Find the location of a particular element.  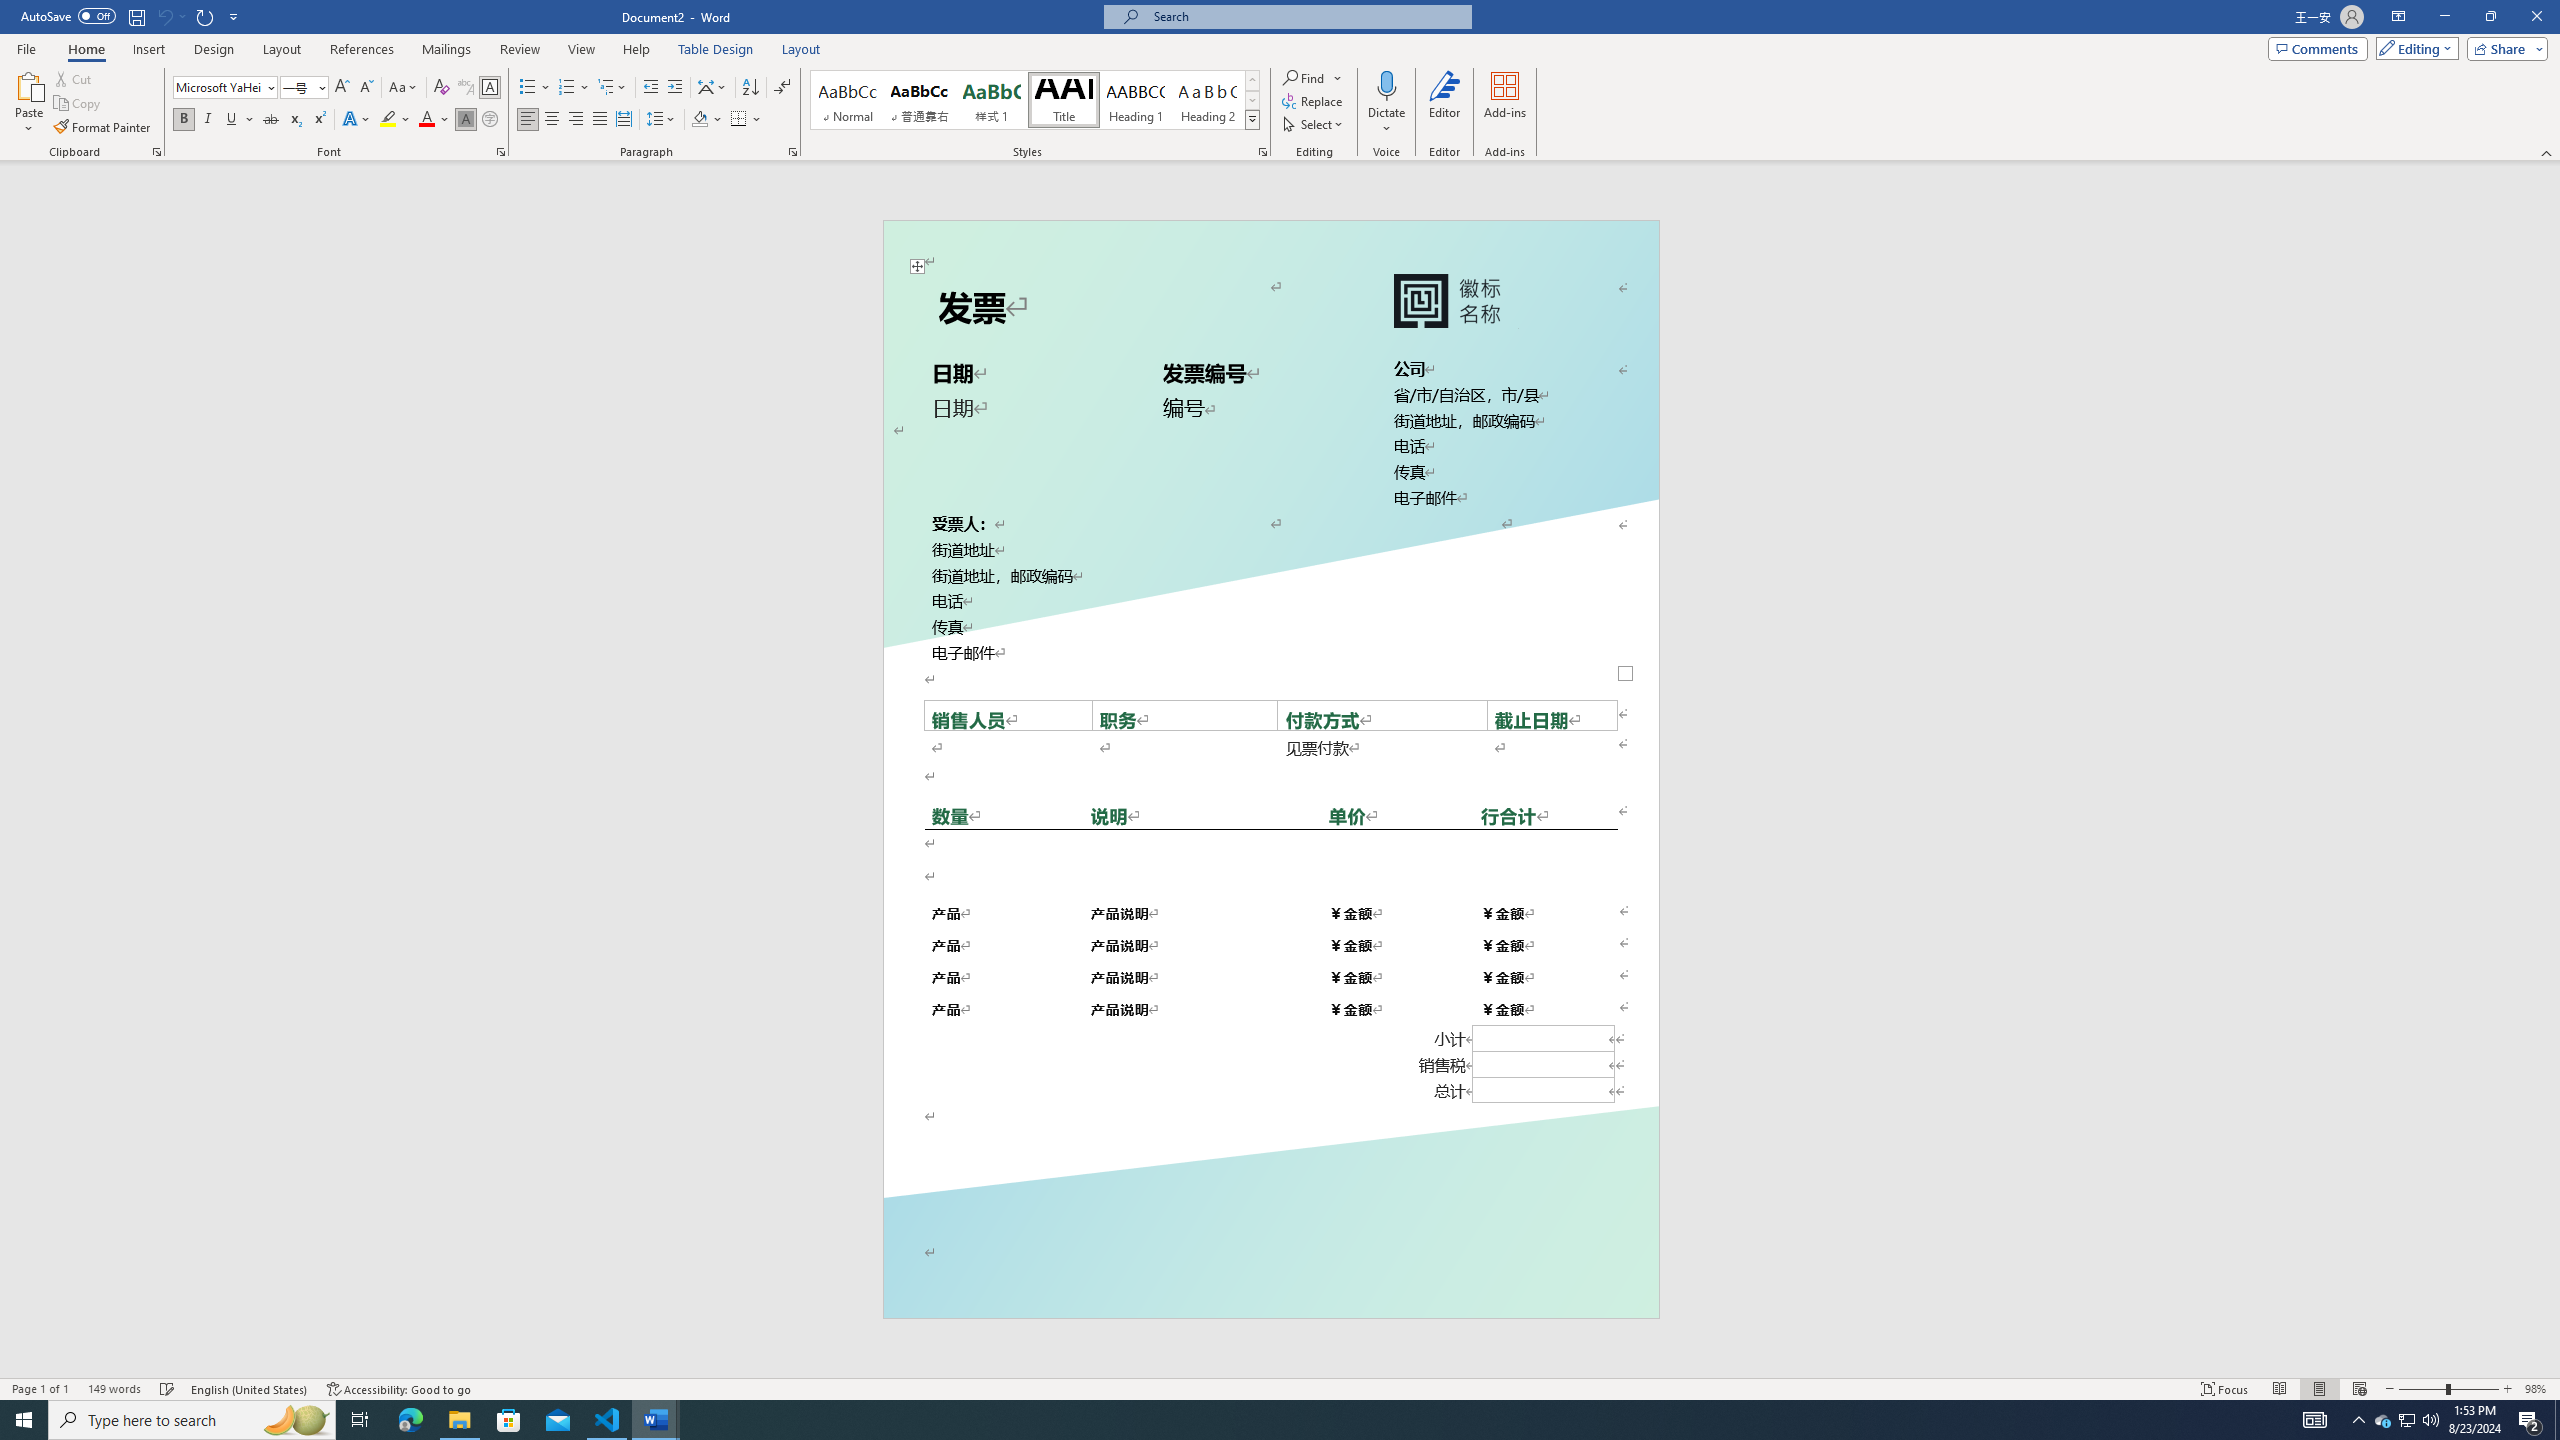

'Enclose Characters...' is located at coordinates (489, 118).